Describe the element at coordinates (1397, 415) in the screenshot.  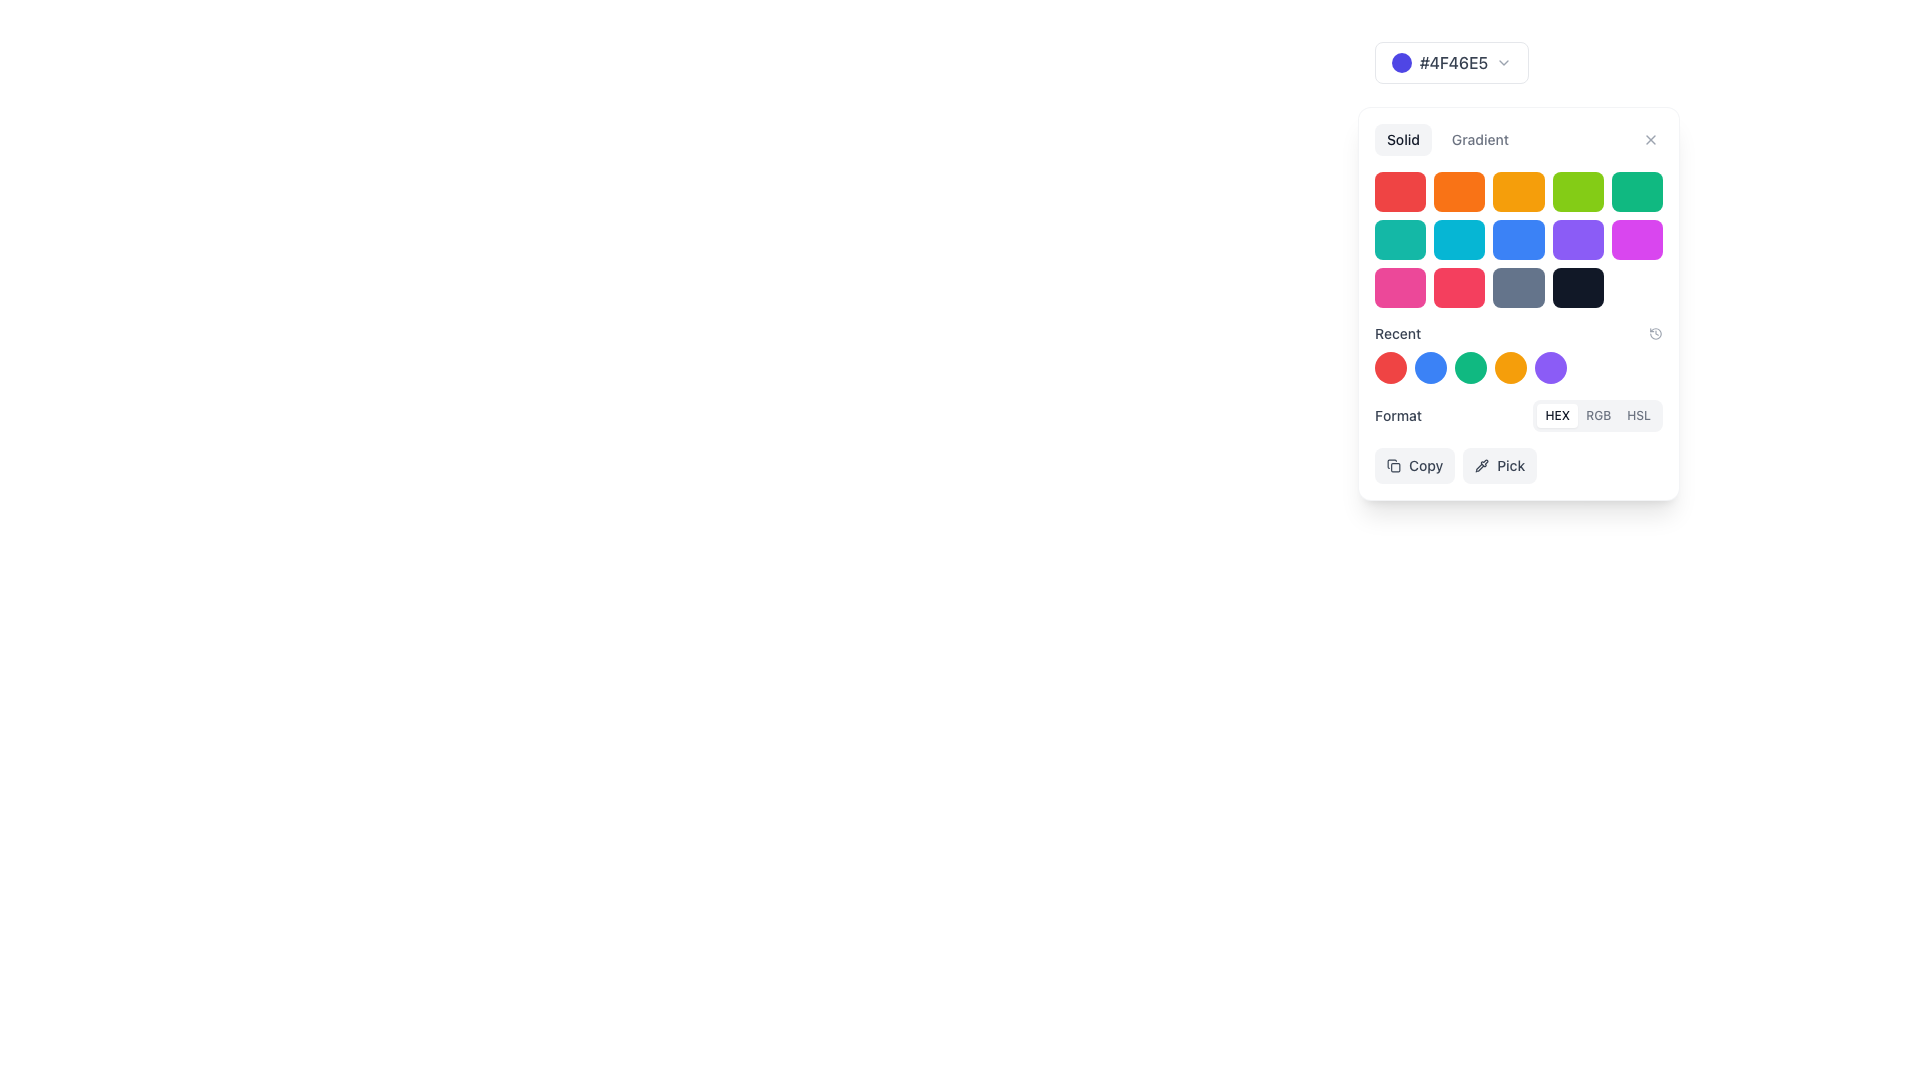
I see `the static text label 'Format' which indicates the purpose of the adjacent color format buttons (HEX, RGB, HSL)` at that location.